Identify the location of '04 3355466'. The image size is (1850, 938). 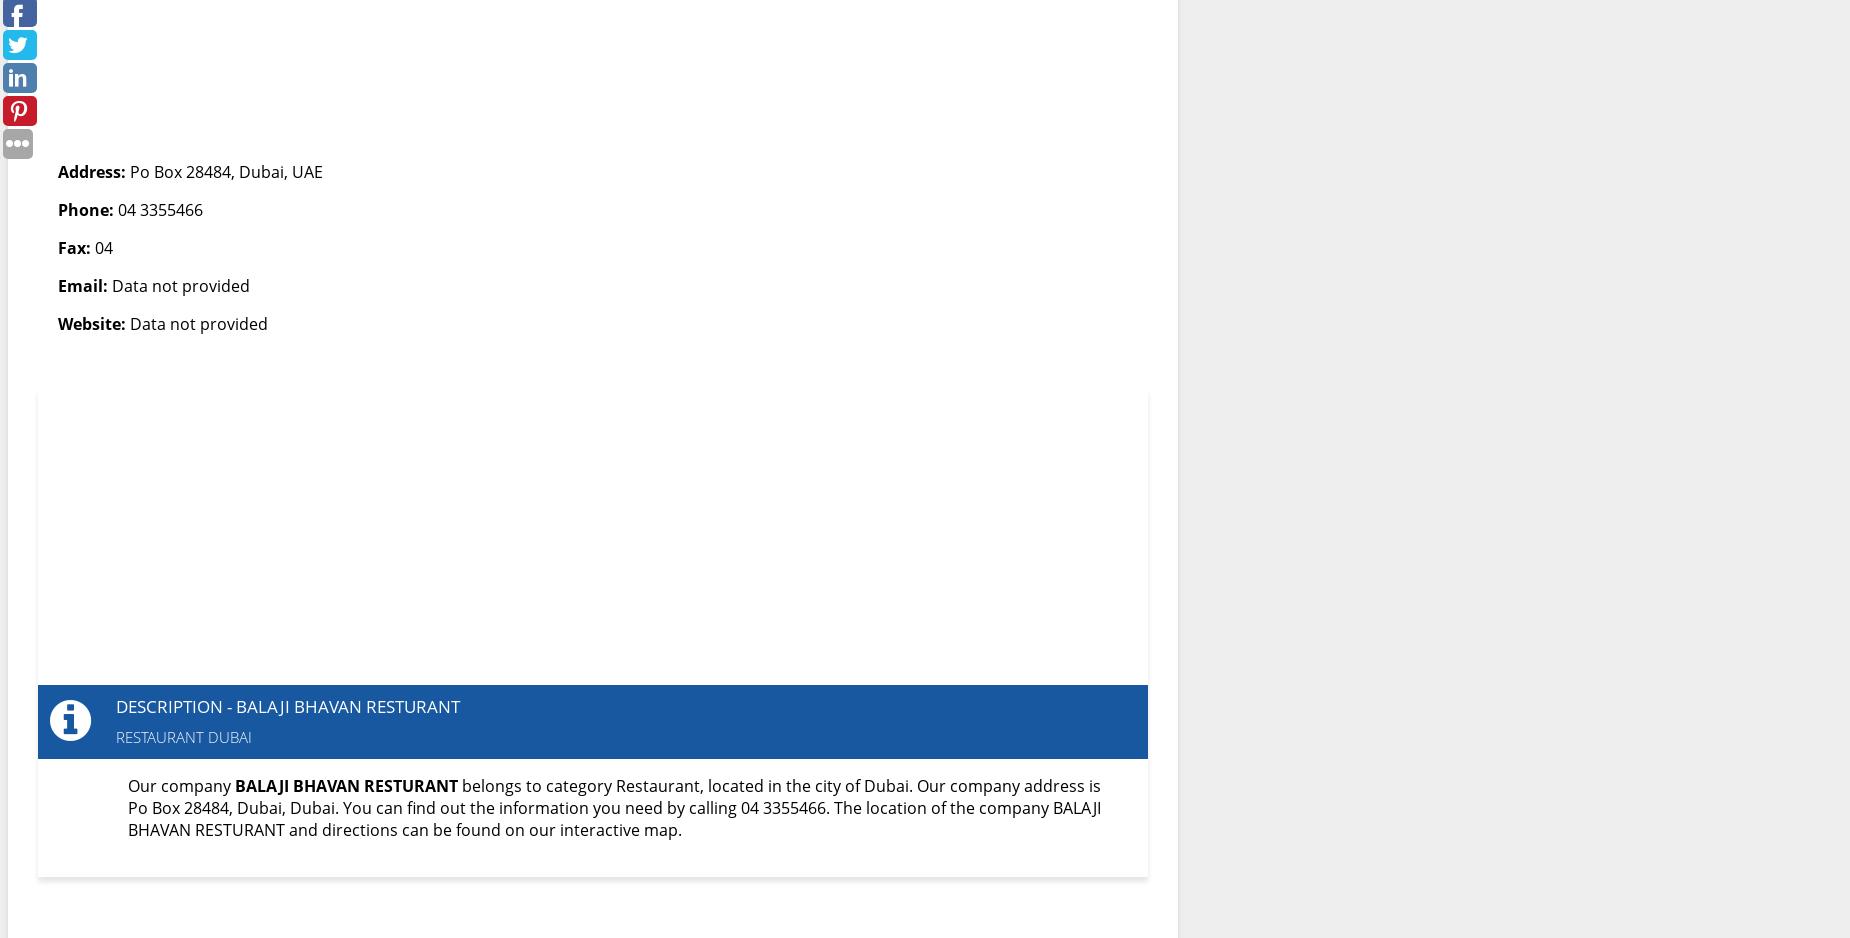
(157, 210).